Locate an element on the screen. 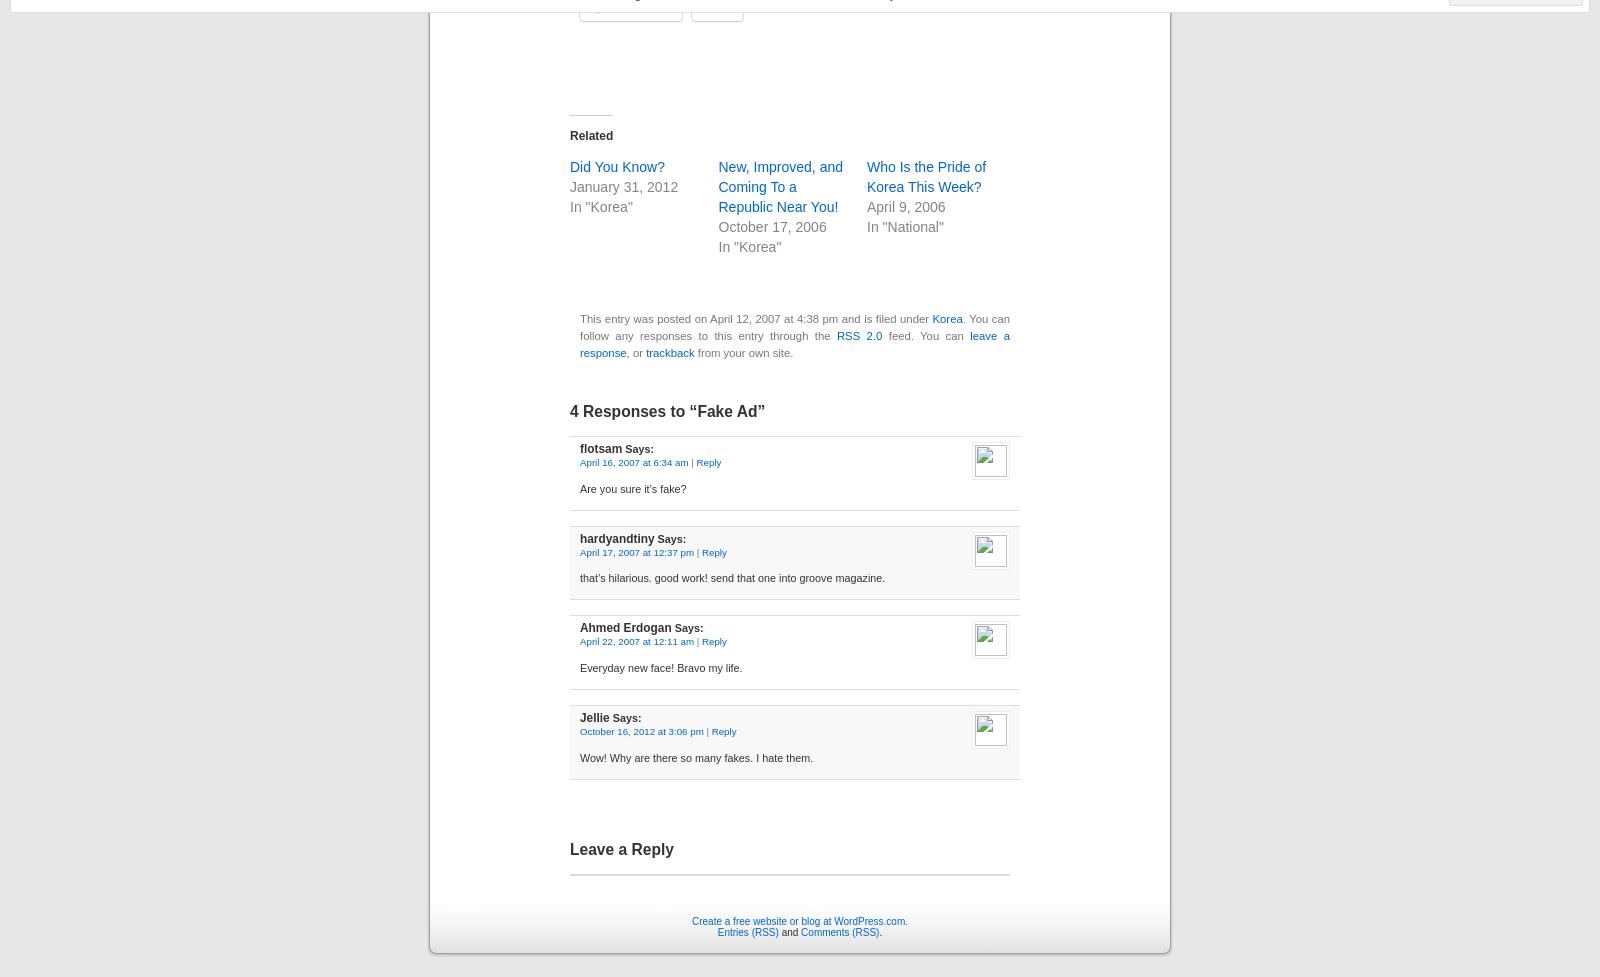 This screenshot has width=1600, height=977. 'Create a free website or blog at WordPress.com.' is located at coordinates (691, 920).